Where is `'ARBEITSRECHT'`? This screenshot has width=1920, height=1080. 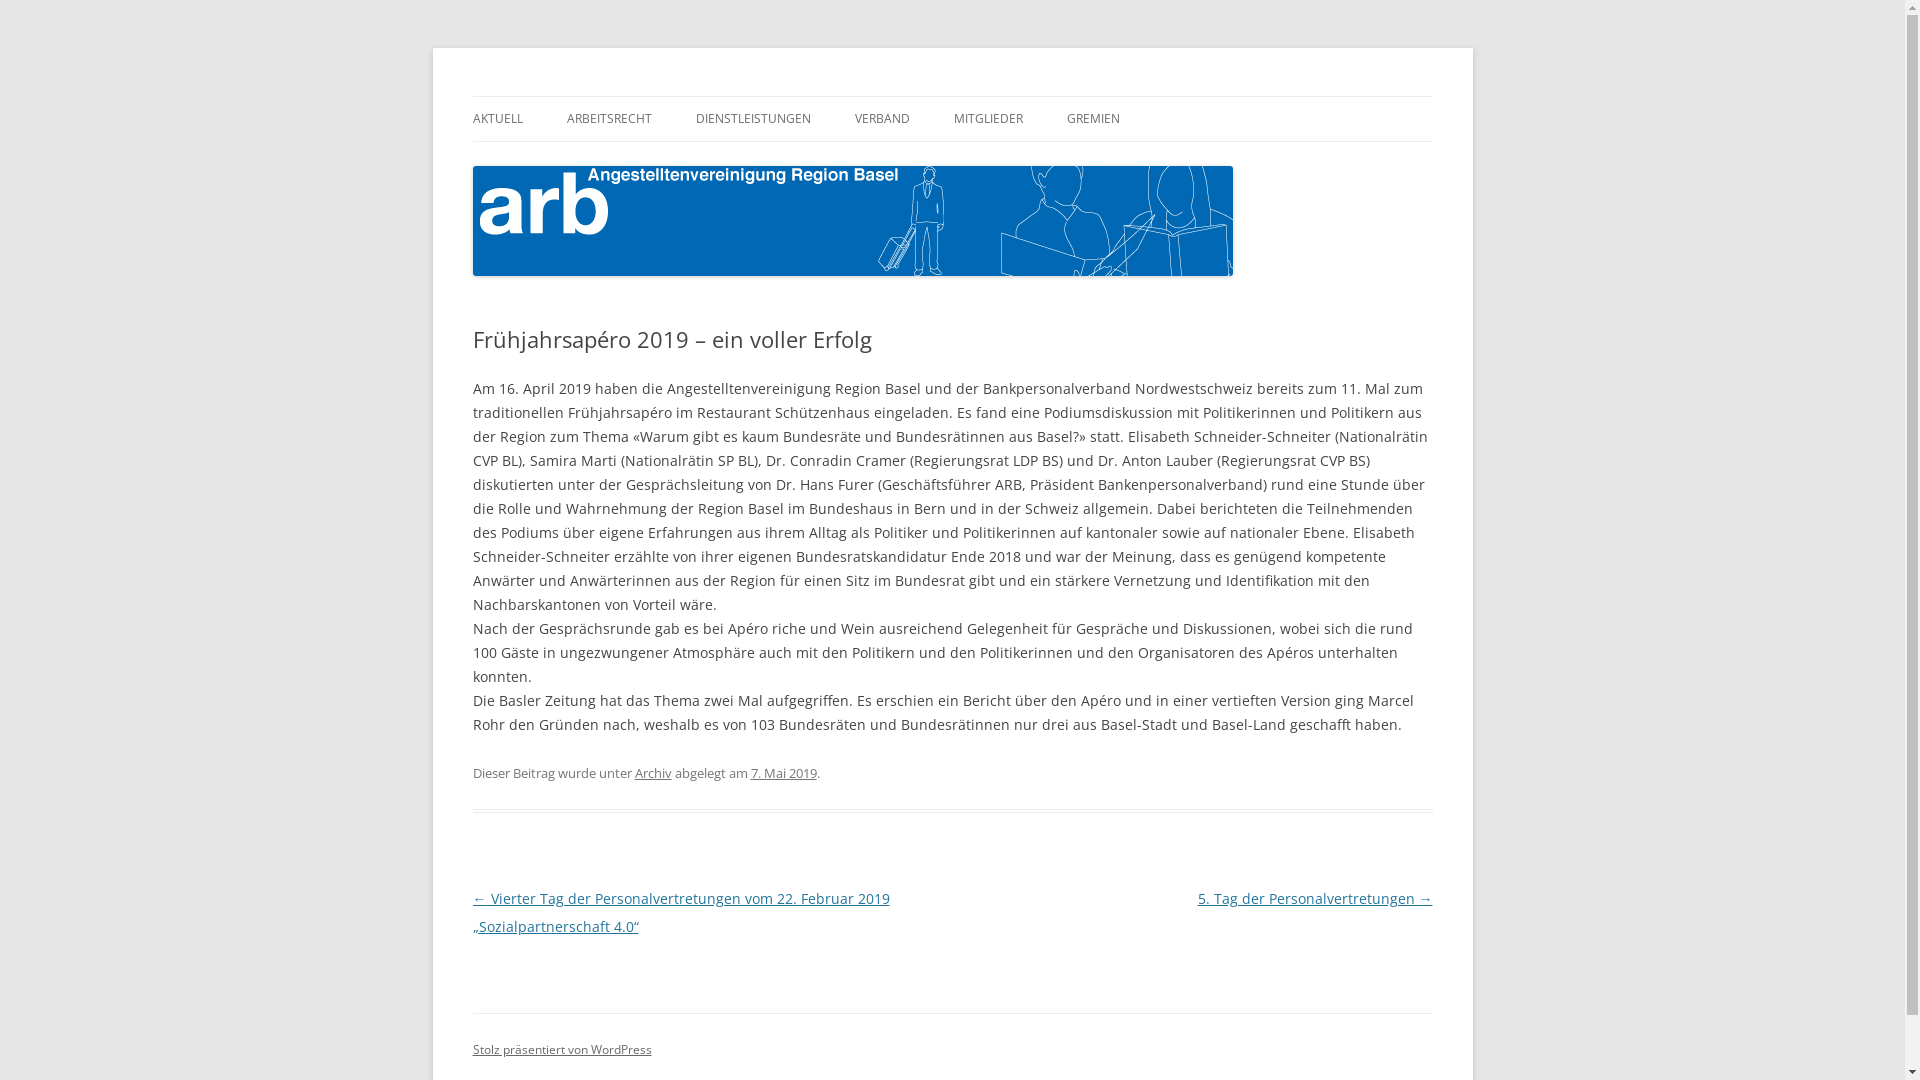 'ARBEITSRECHT' is located at coordinates (607, 119).